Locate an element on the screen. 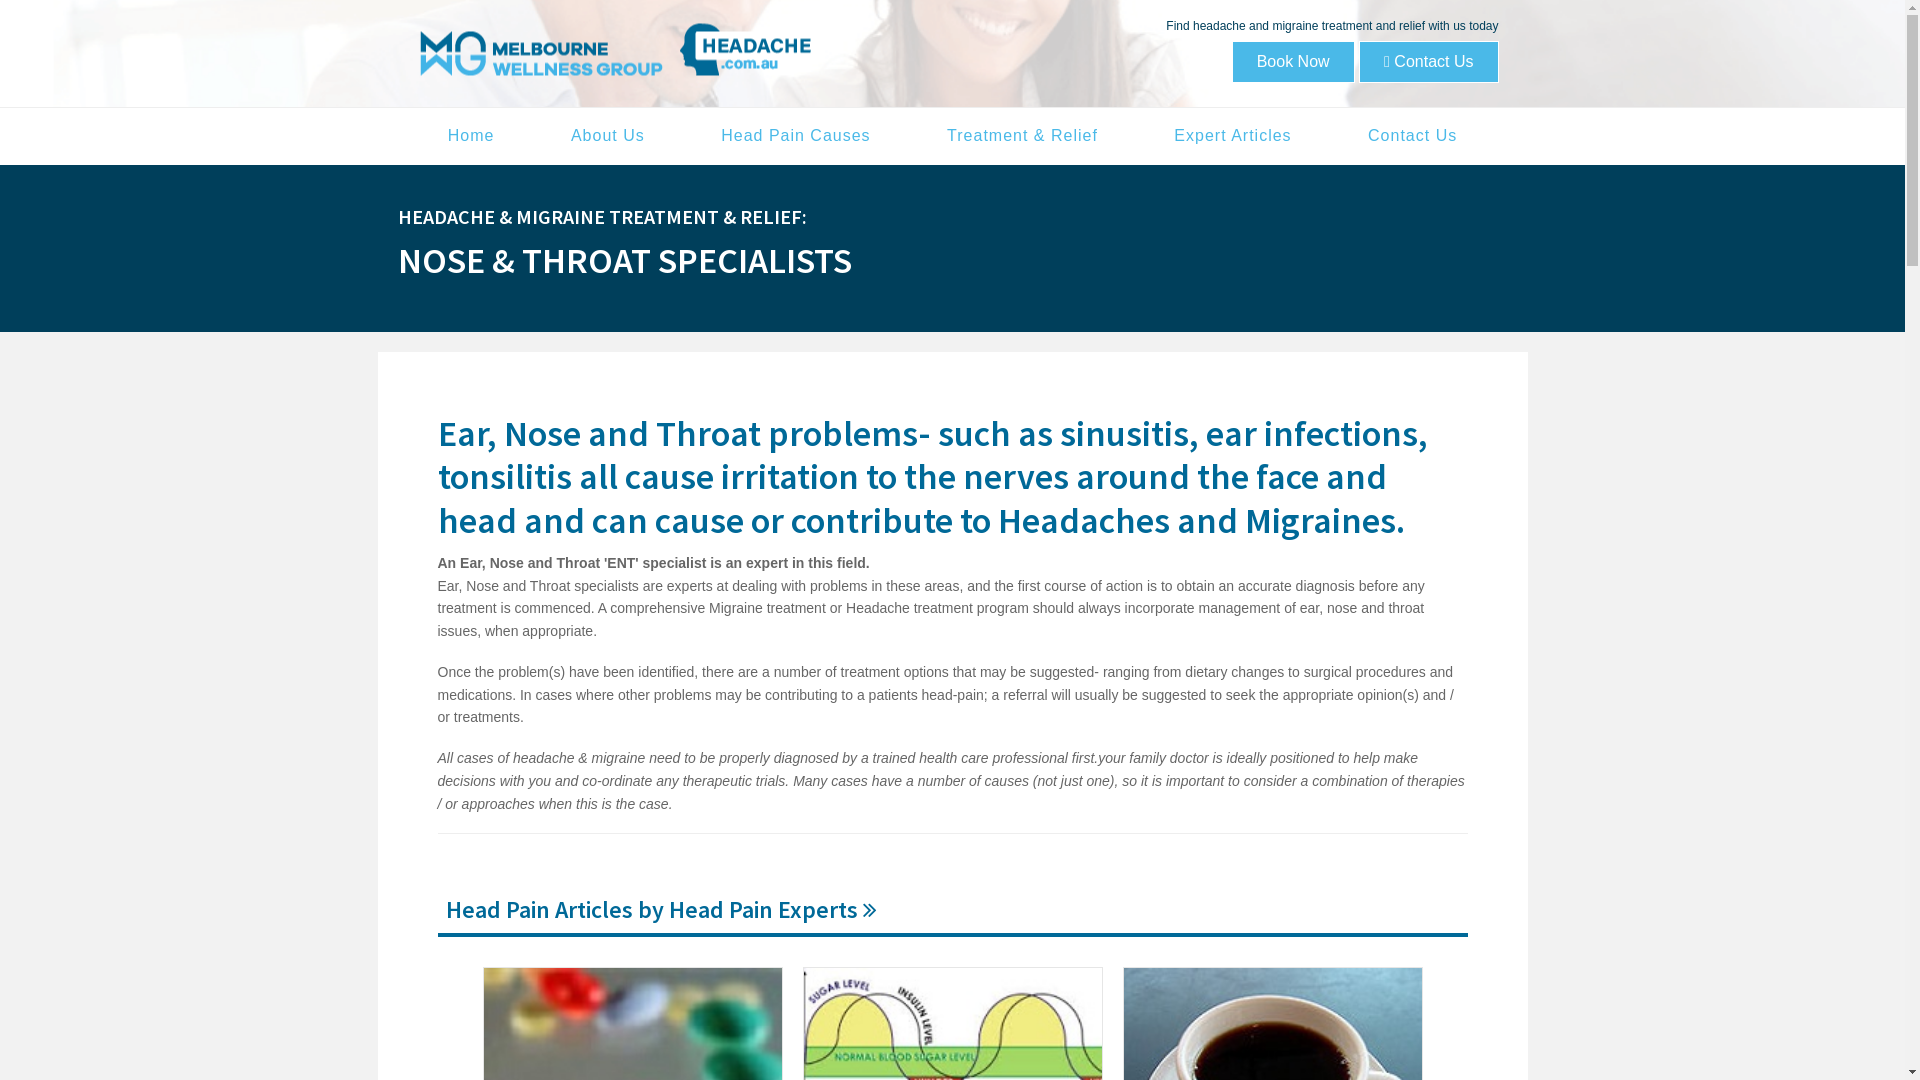 This screenshot has height=1080, width=1920. 'Book Now' is located at coordinates (1231, 60).